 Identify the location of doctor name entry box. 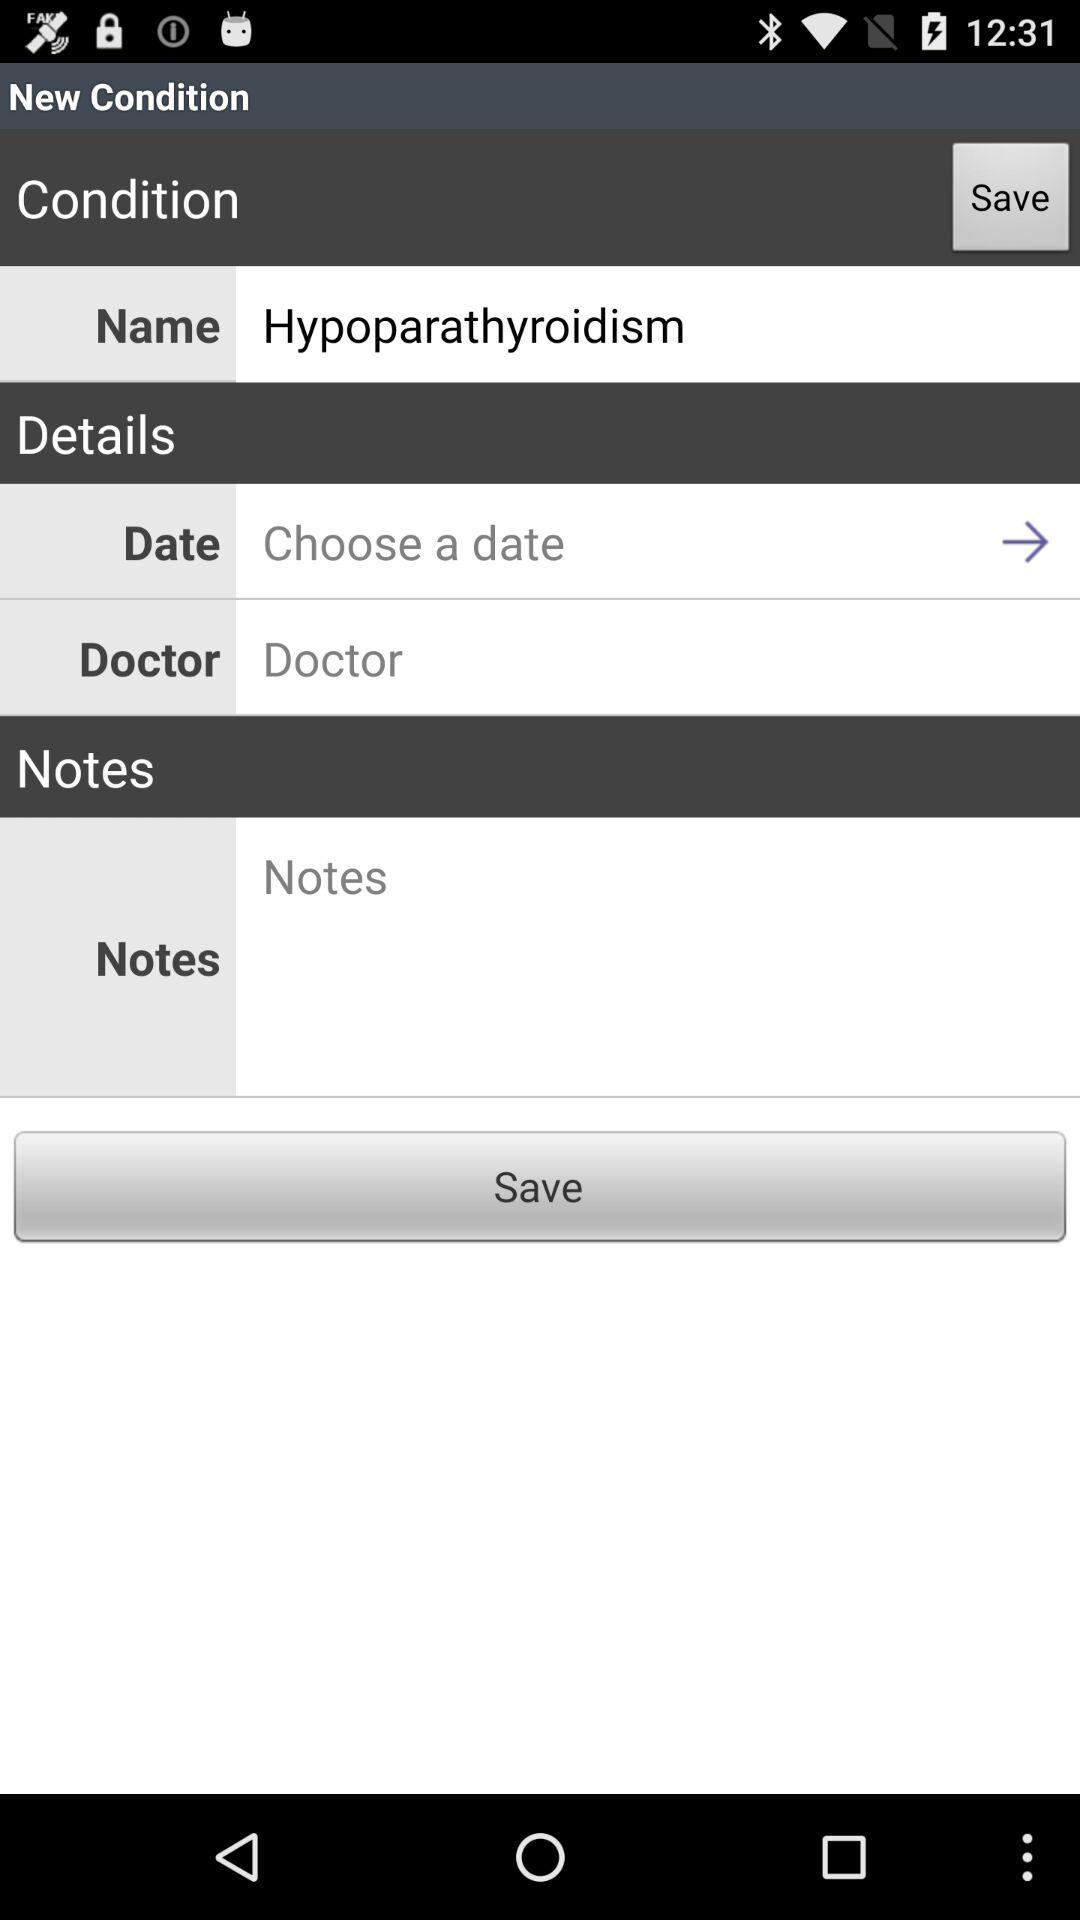
(658, 658).